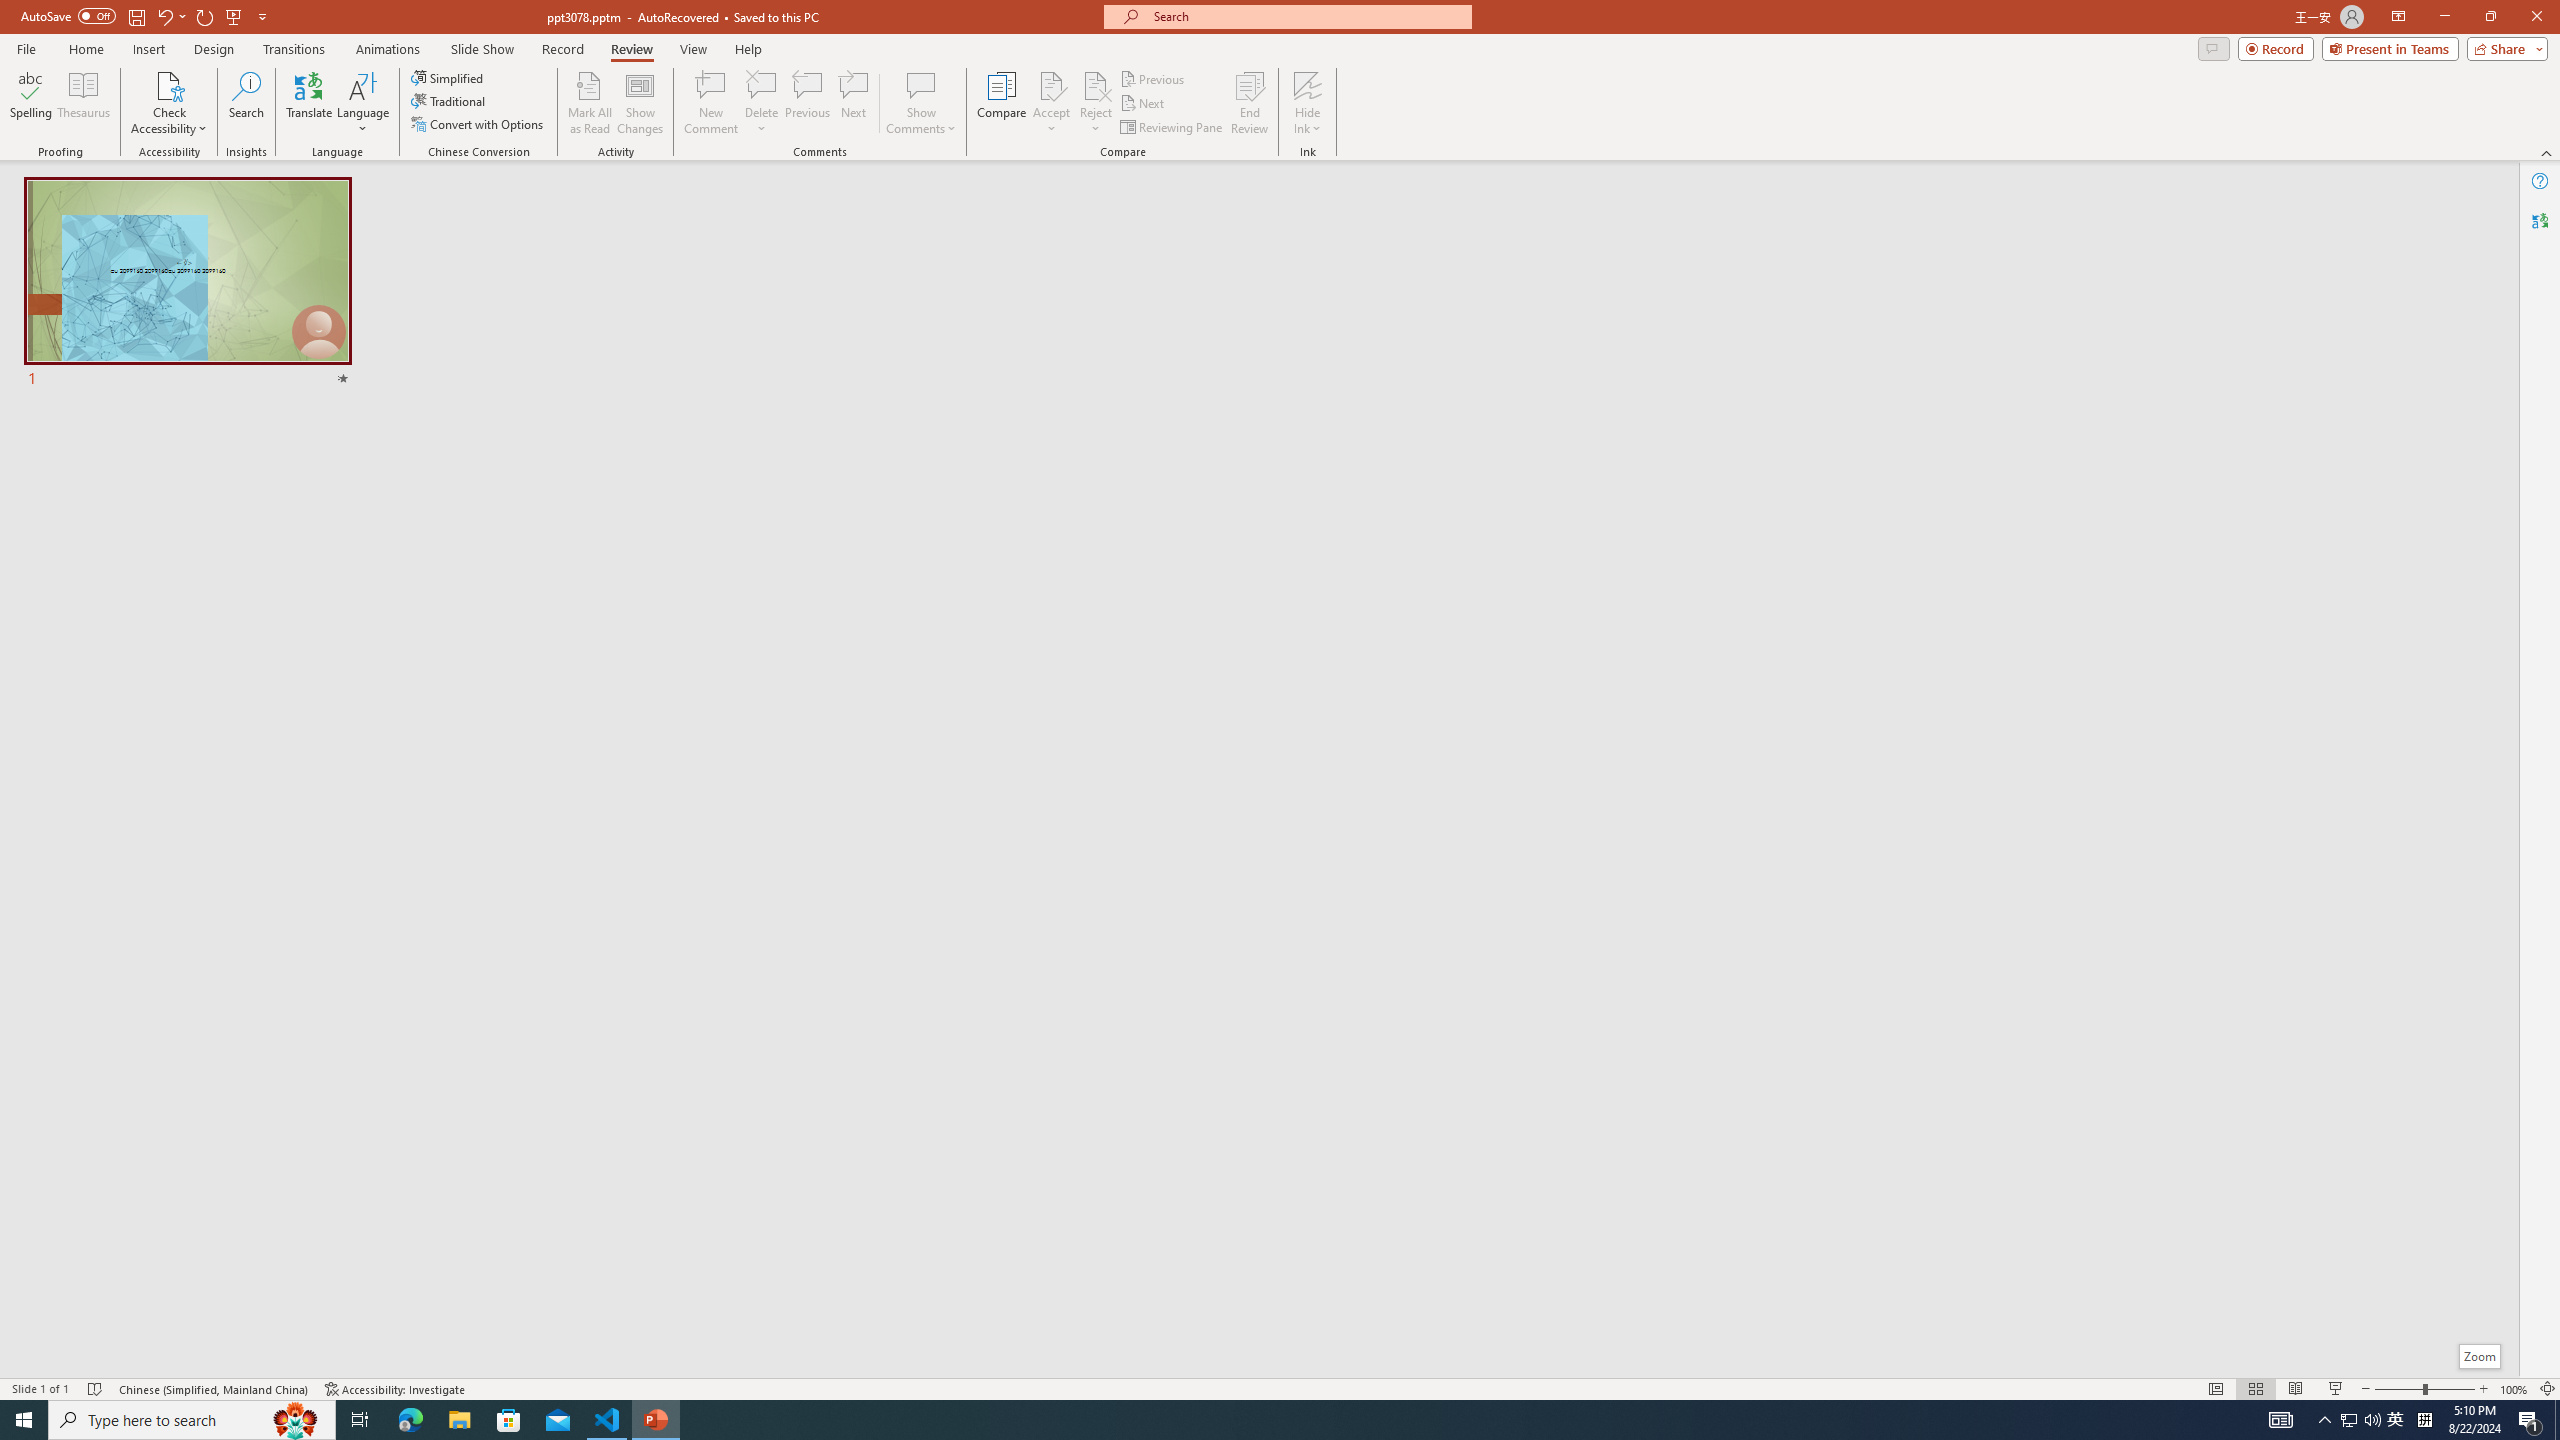 This screenshot has height=1440, width=2560. I want to click on 'Accept Change', so click(1051, 84).